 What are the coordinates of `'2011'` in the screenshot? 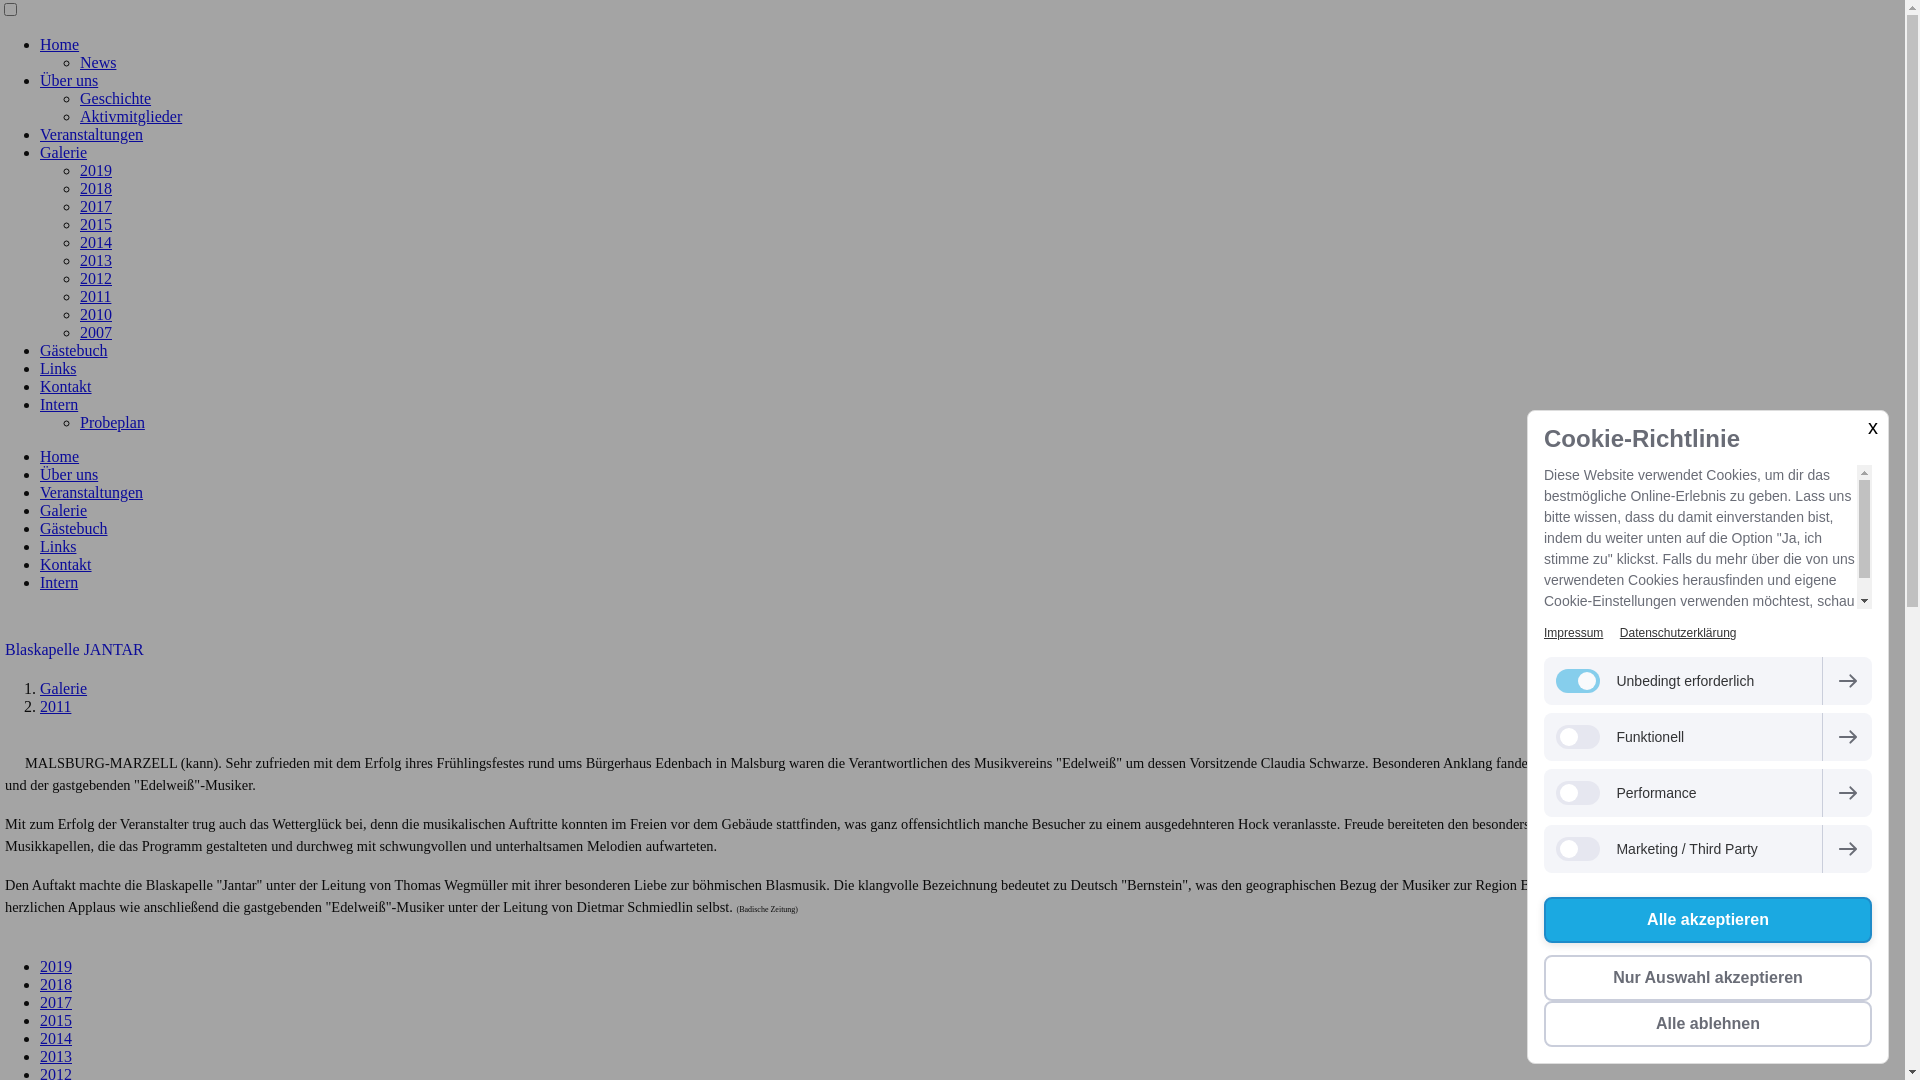 It's located at (39, 705).